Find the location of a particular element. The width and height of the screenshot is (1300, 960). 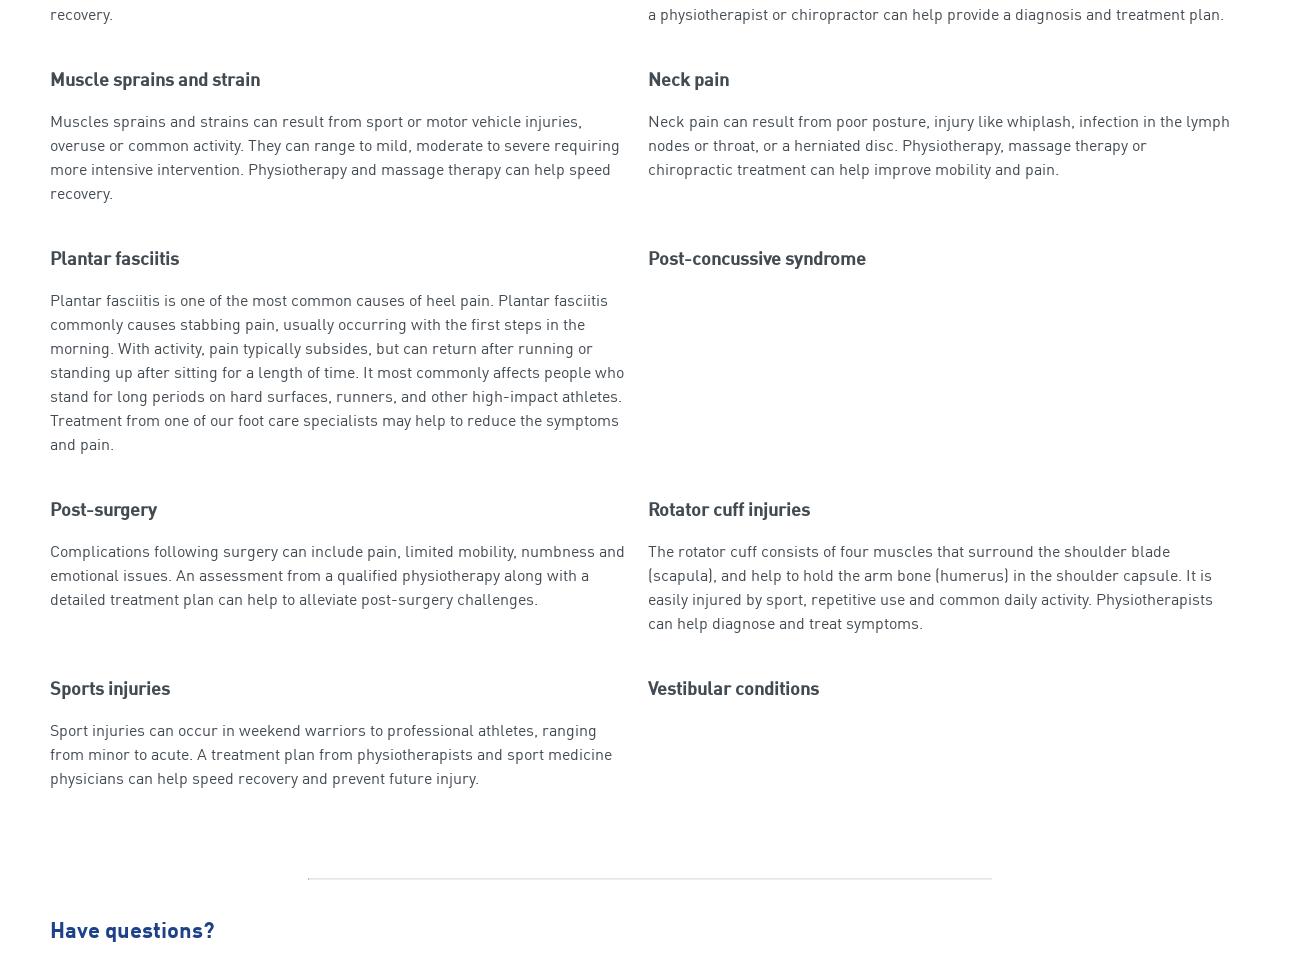

'Muscles sprains and strains can result from sport or motor vehicle injuries, overuse or common activity. They can range to mild, moderate to severe requiring more intensive intervention. Physiotherapy and massage therapy can help speed recovery.' is located at coordinates (334, 157).